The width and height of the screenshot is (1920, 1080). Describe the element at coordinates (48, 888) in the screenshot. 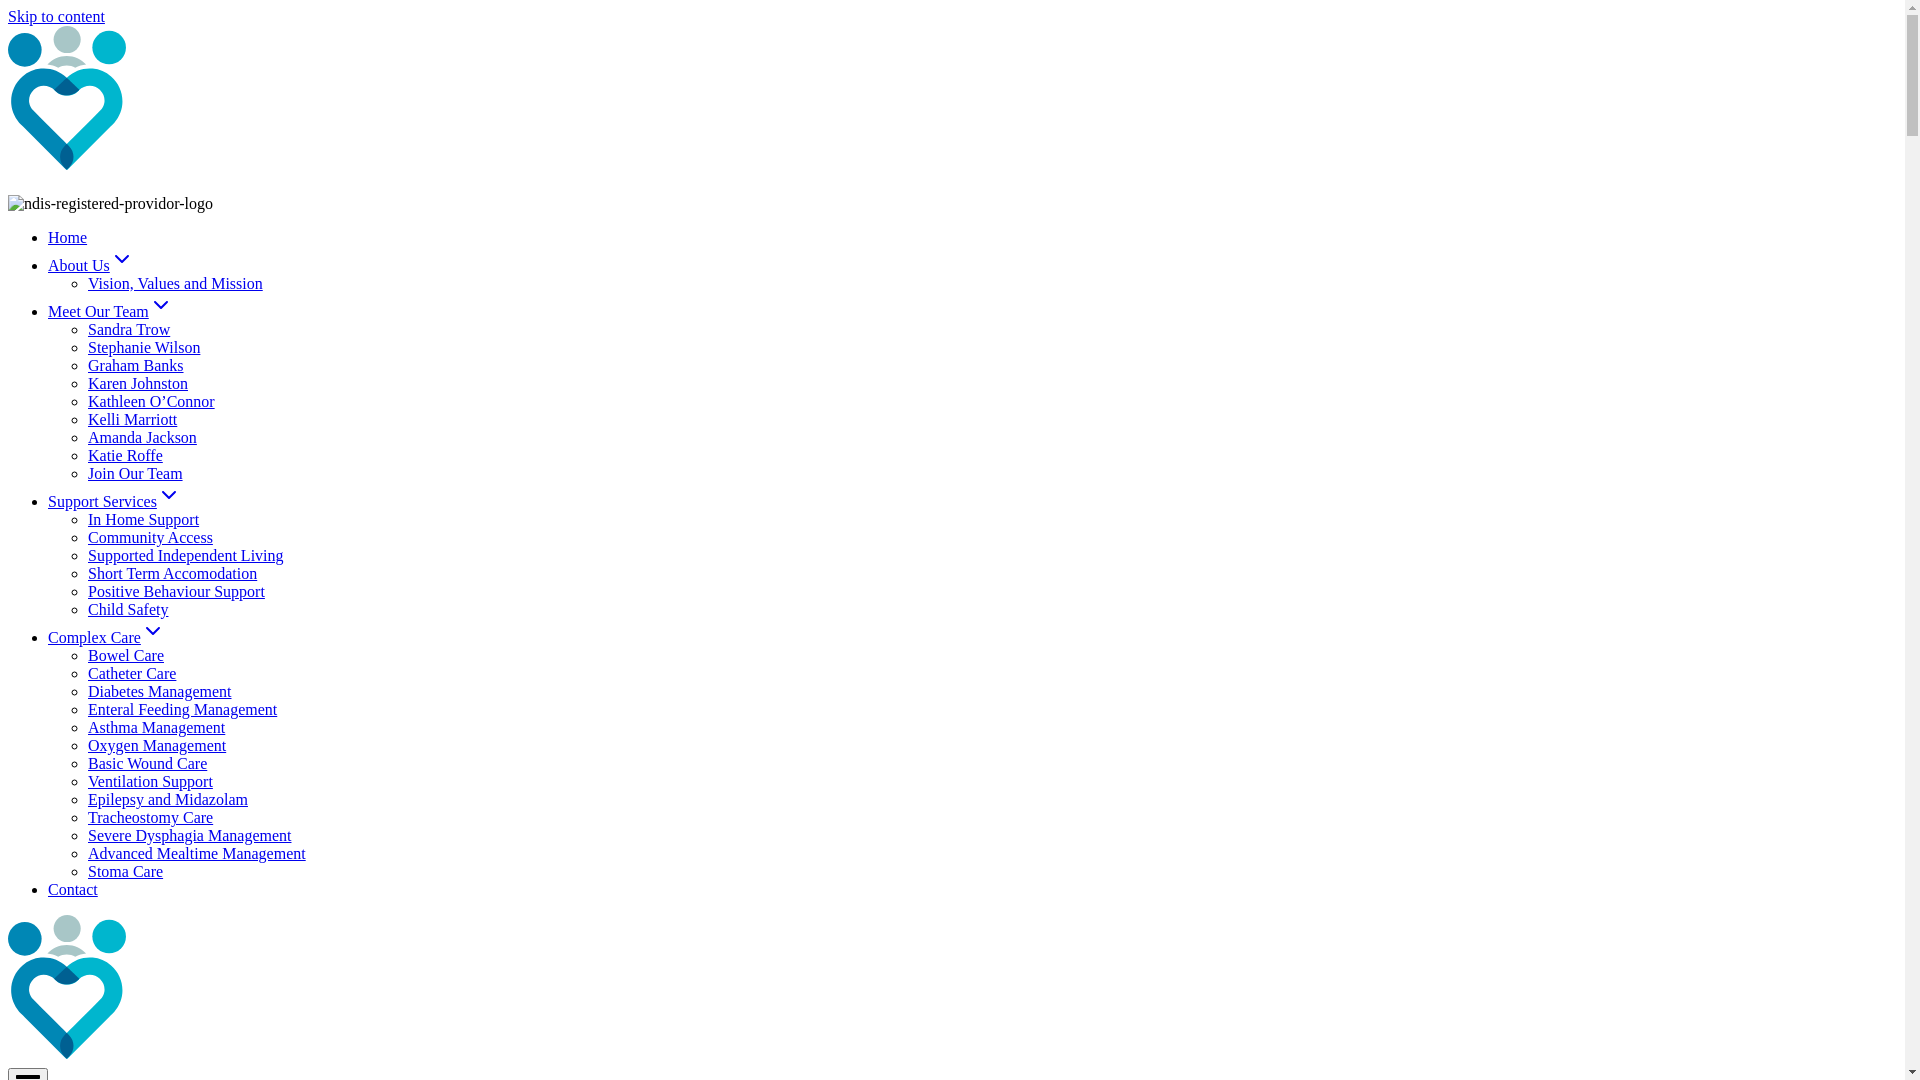

I see `'Contact'` at that location.